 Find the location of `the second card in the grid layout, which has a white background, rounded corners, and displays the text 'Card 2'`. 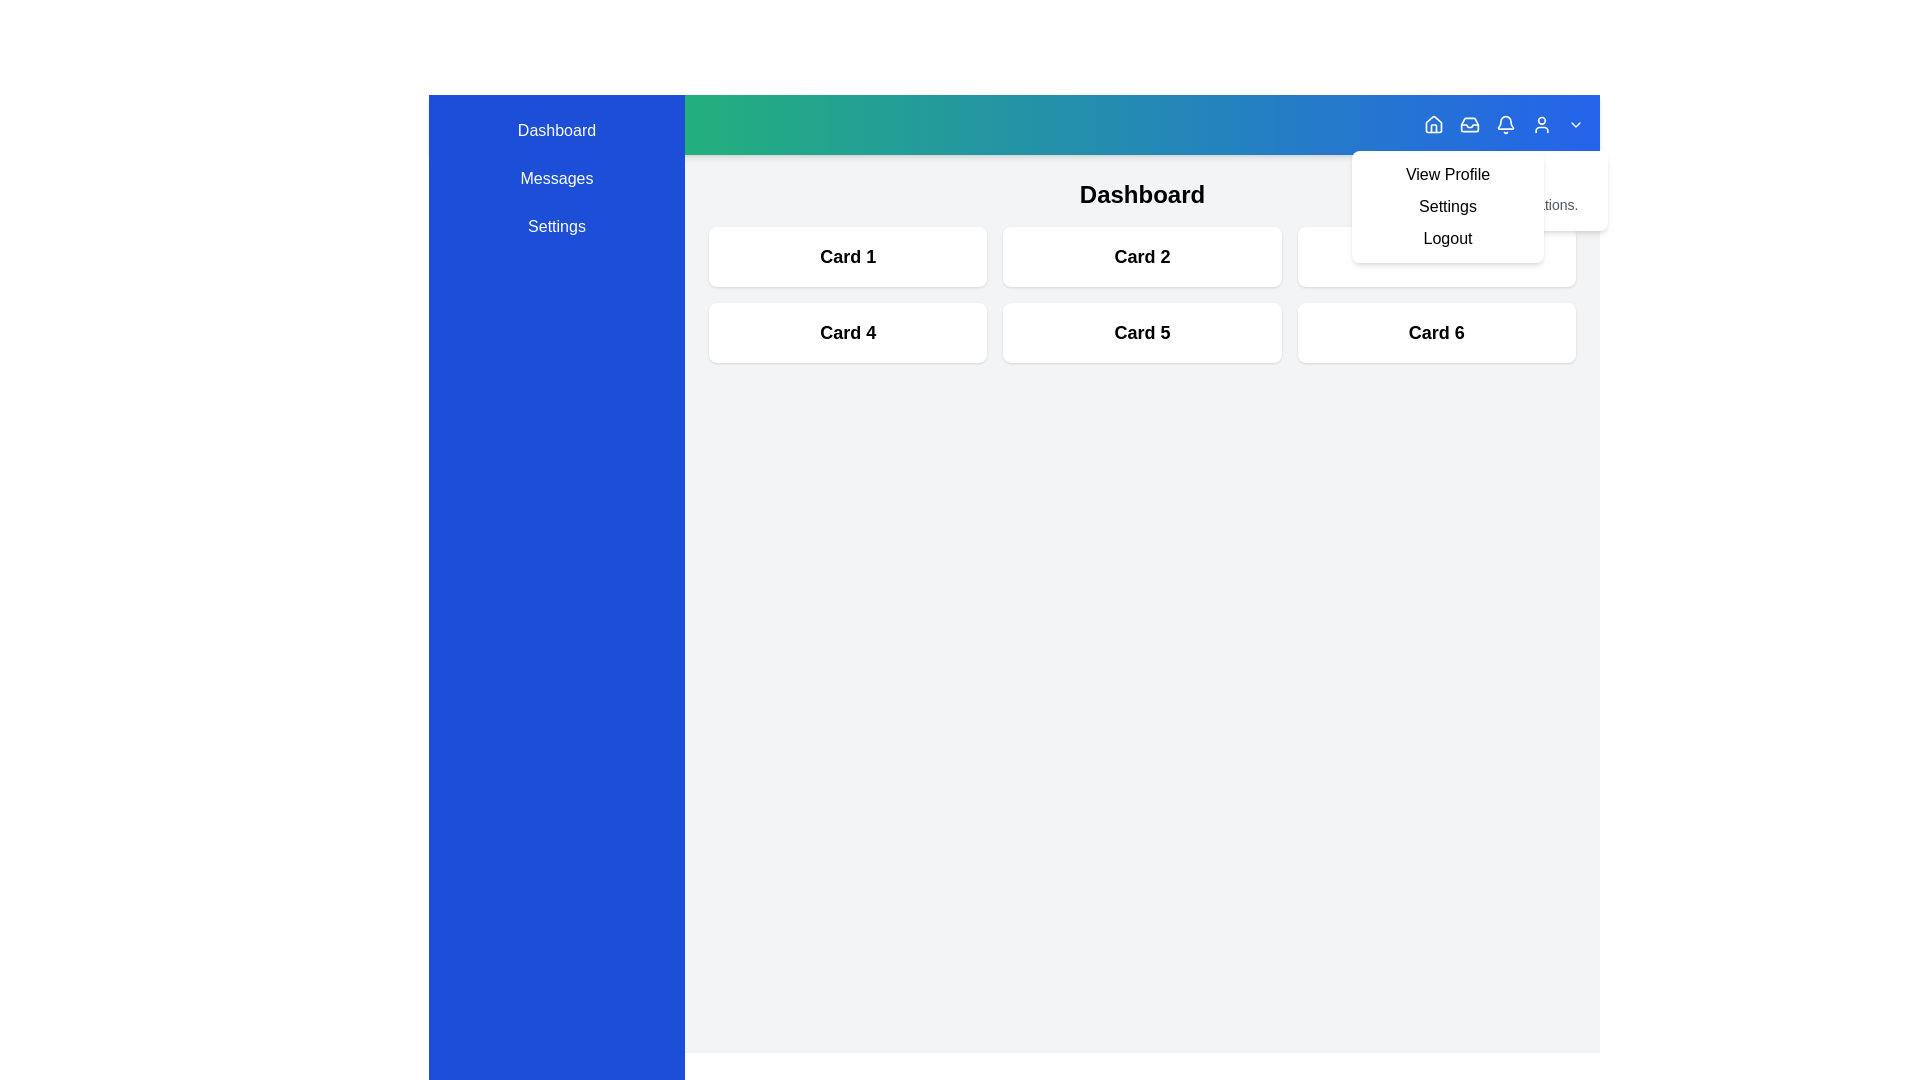

the second card in the grid layout, which has a white background, rounded corners, and displays the text 'Card 2' is located at coordinates (1142, 256).